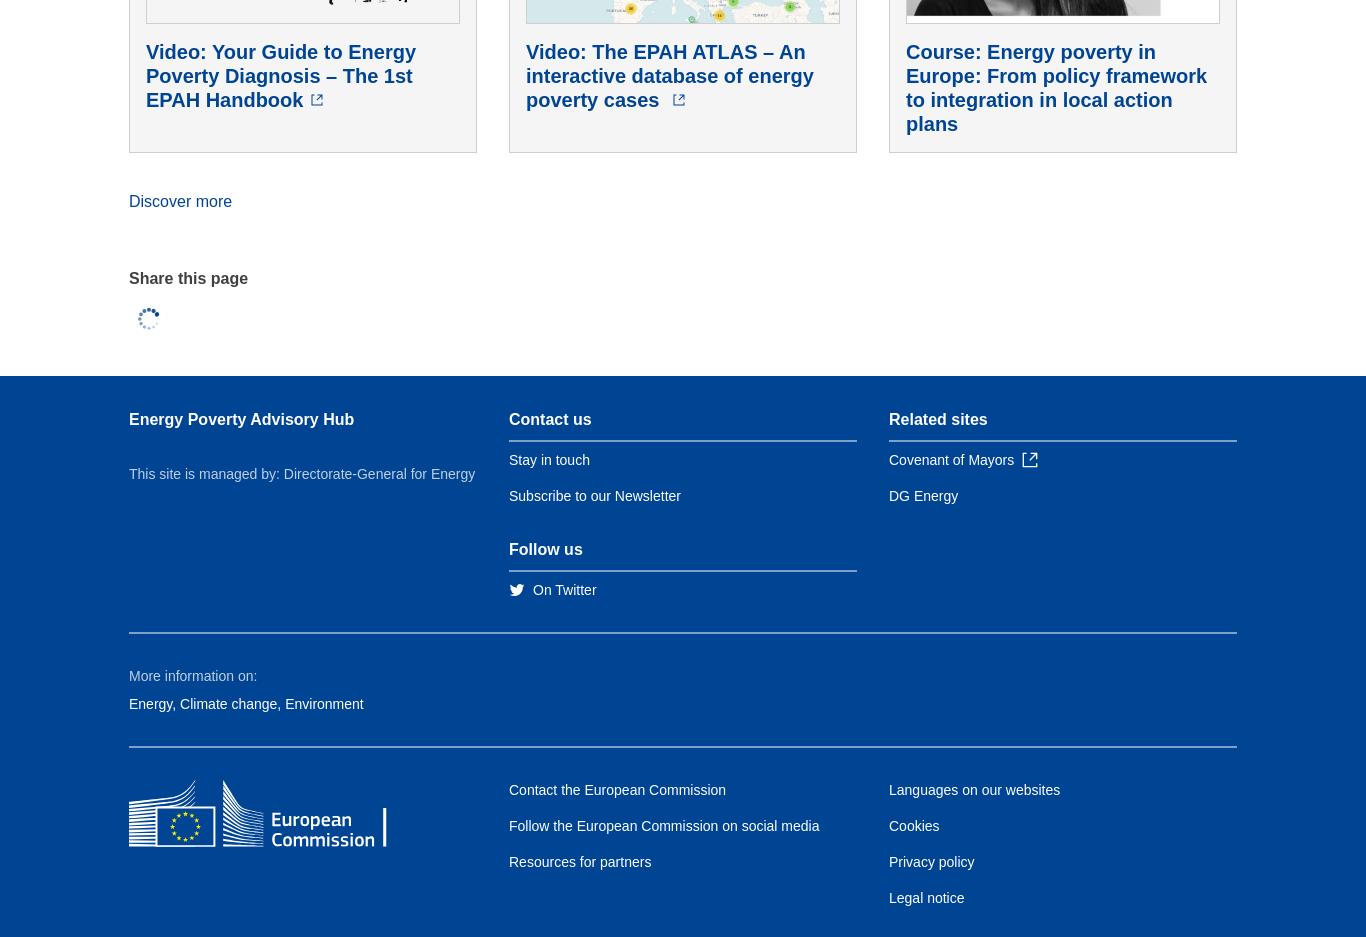 This screenshot has height=937, width=1366. Describe the element at coordinates (938, 418) in the screenshot. I see `'Related sites'` at that location.